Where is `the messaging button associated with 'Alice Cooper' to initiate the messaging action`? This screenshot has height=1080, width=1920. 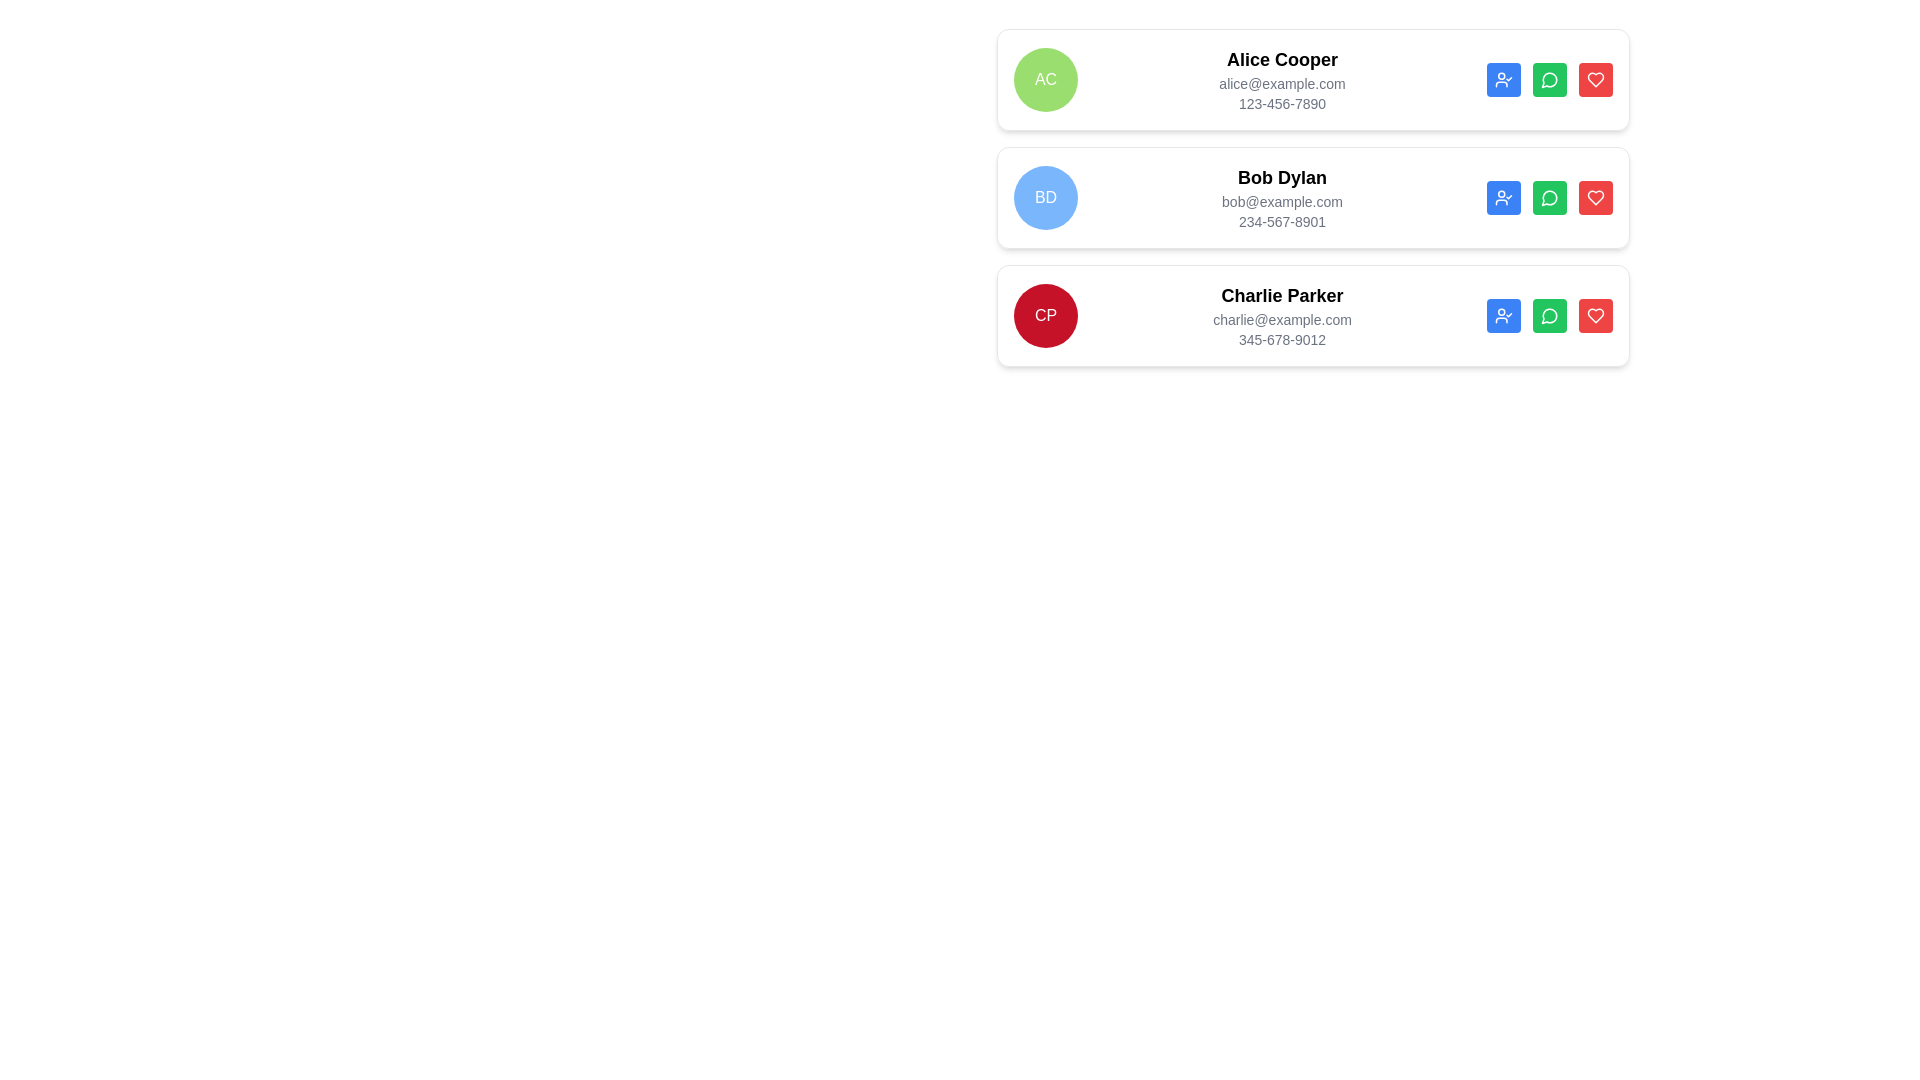
the messaging button associated with 'Alice Cooper' to initiate the messaging action is located at coordinates (1549, 79).